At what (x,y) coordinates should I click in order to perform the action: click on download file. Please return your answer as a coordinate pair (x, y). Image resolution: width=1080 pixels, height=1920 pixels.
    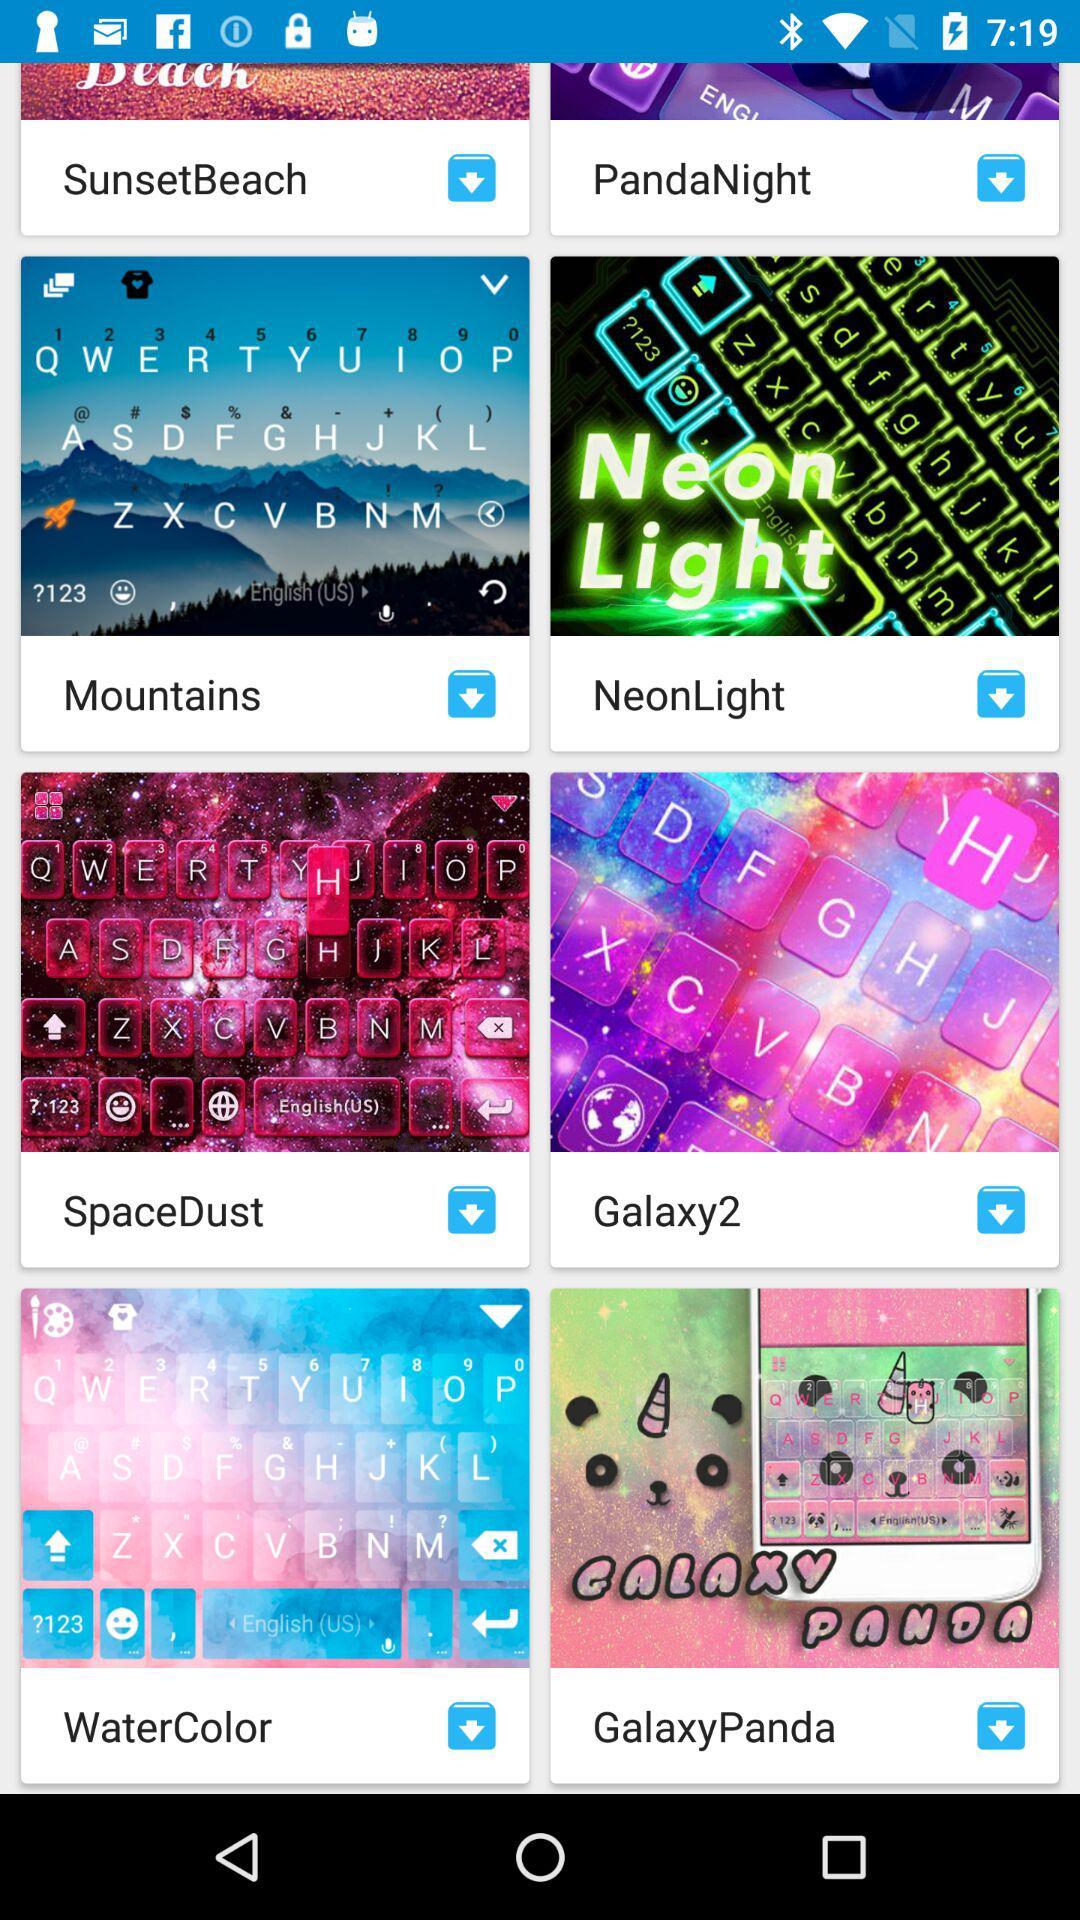
    Looking at the image, I should click on (471, 1724).